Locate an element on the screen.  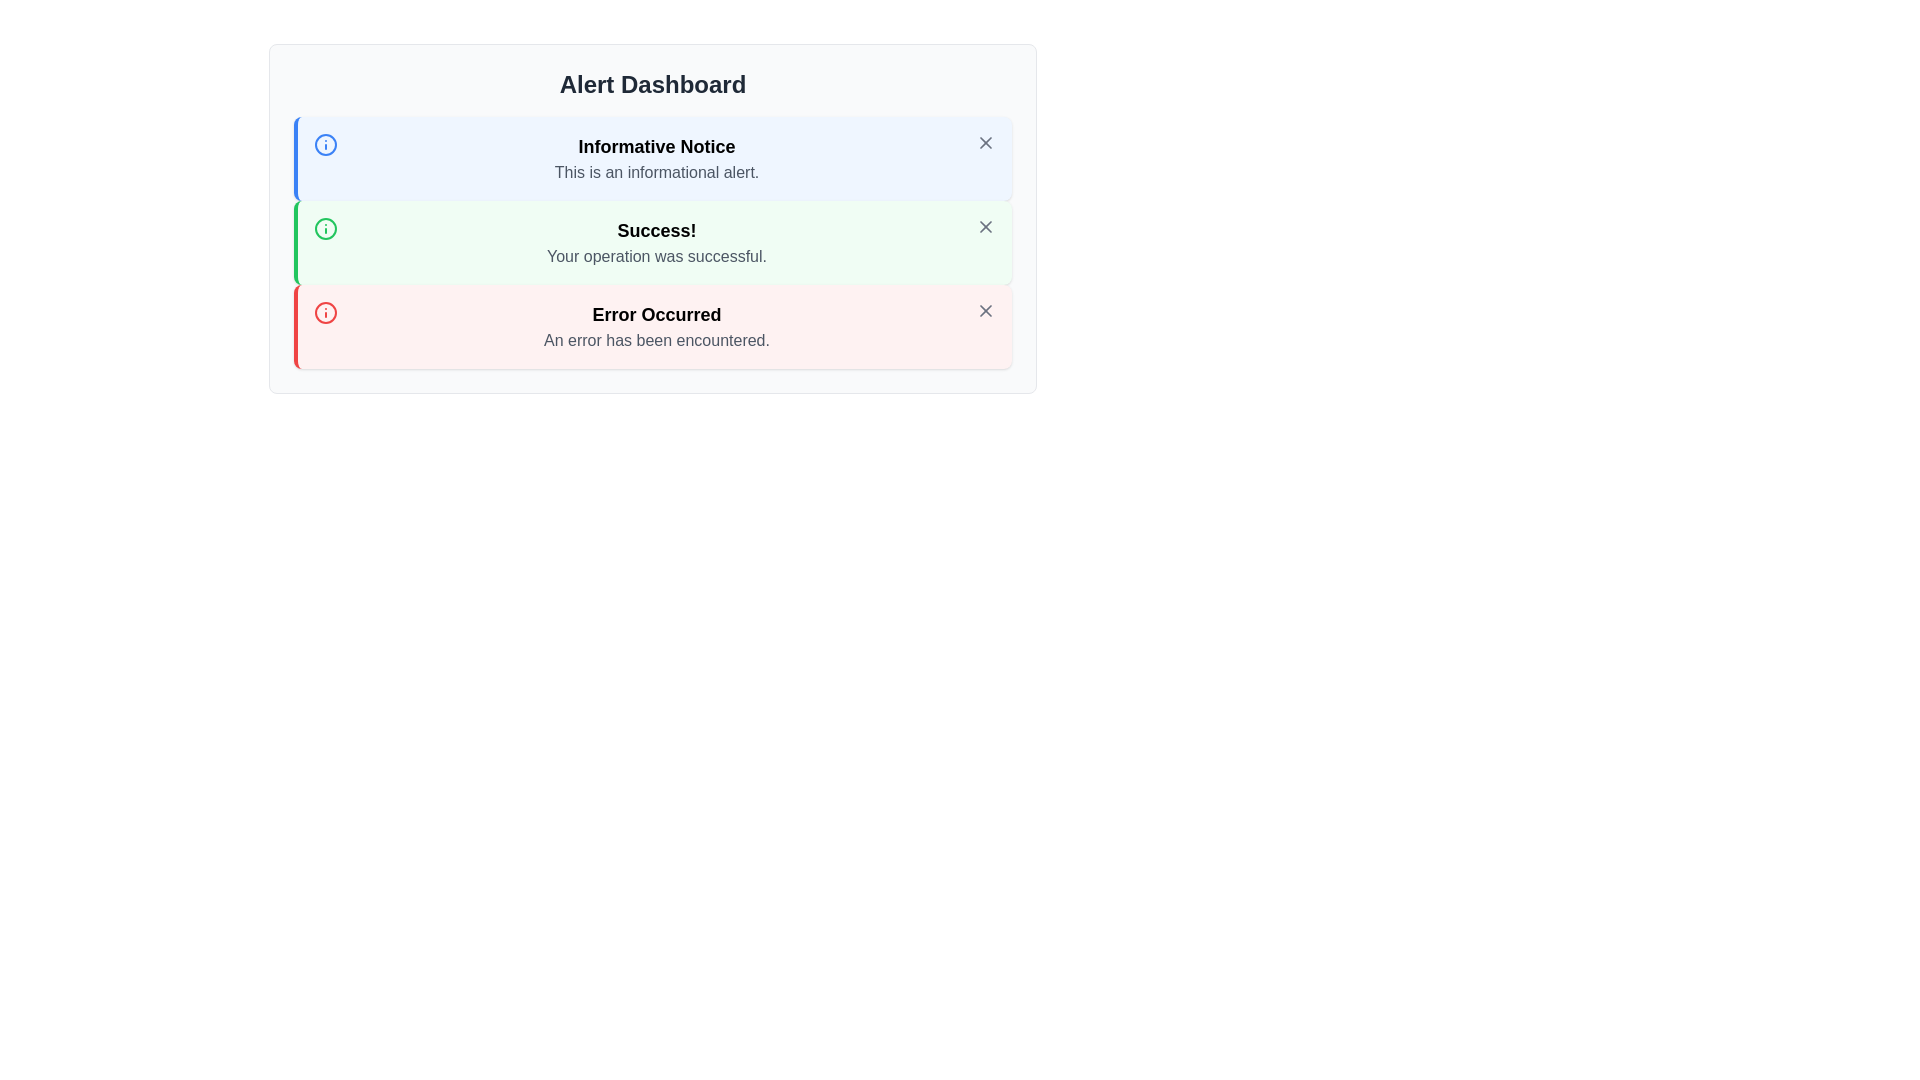
text from the Informational message box titled 'Error Occurred', which contains the subtitle 'An error has been encountered.' is located at coordinates (657, 326).